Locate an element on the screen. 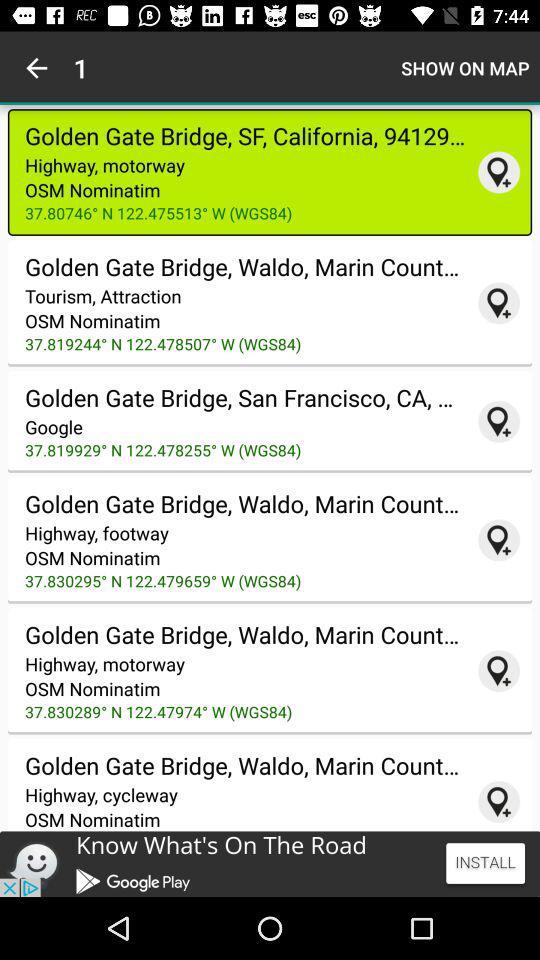 The height and width of the screenshot is (960, 540). to map is located at coordinates (498, 171).